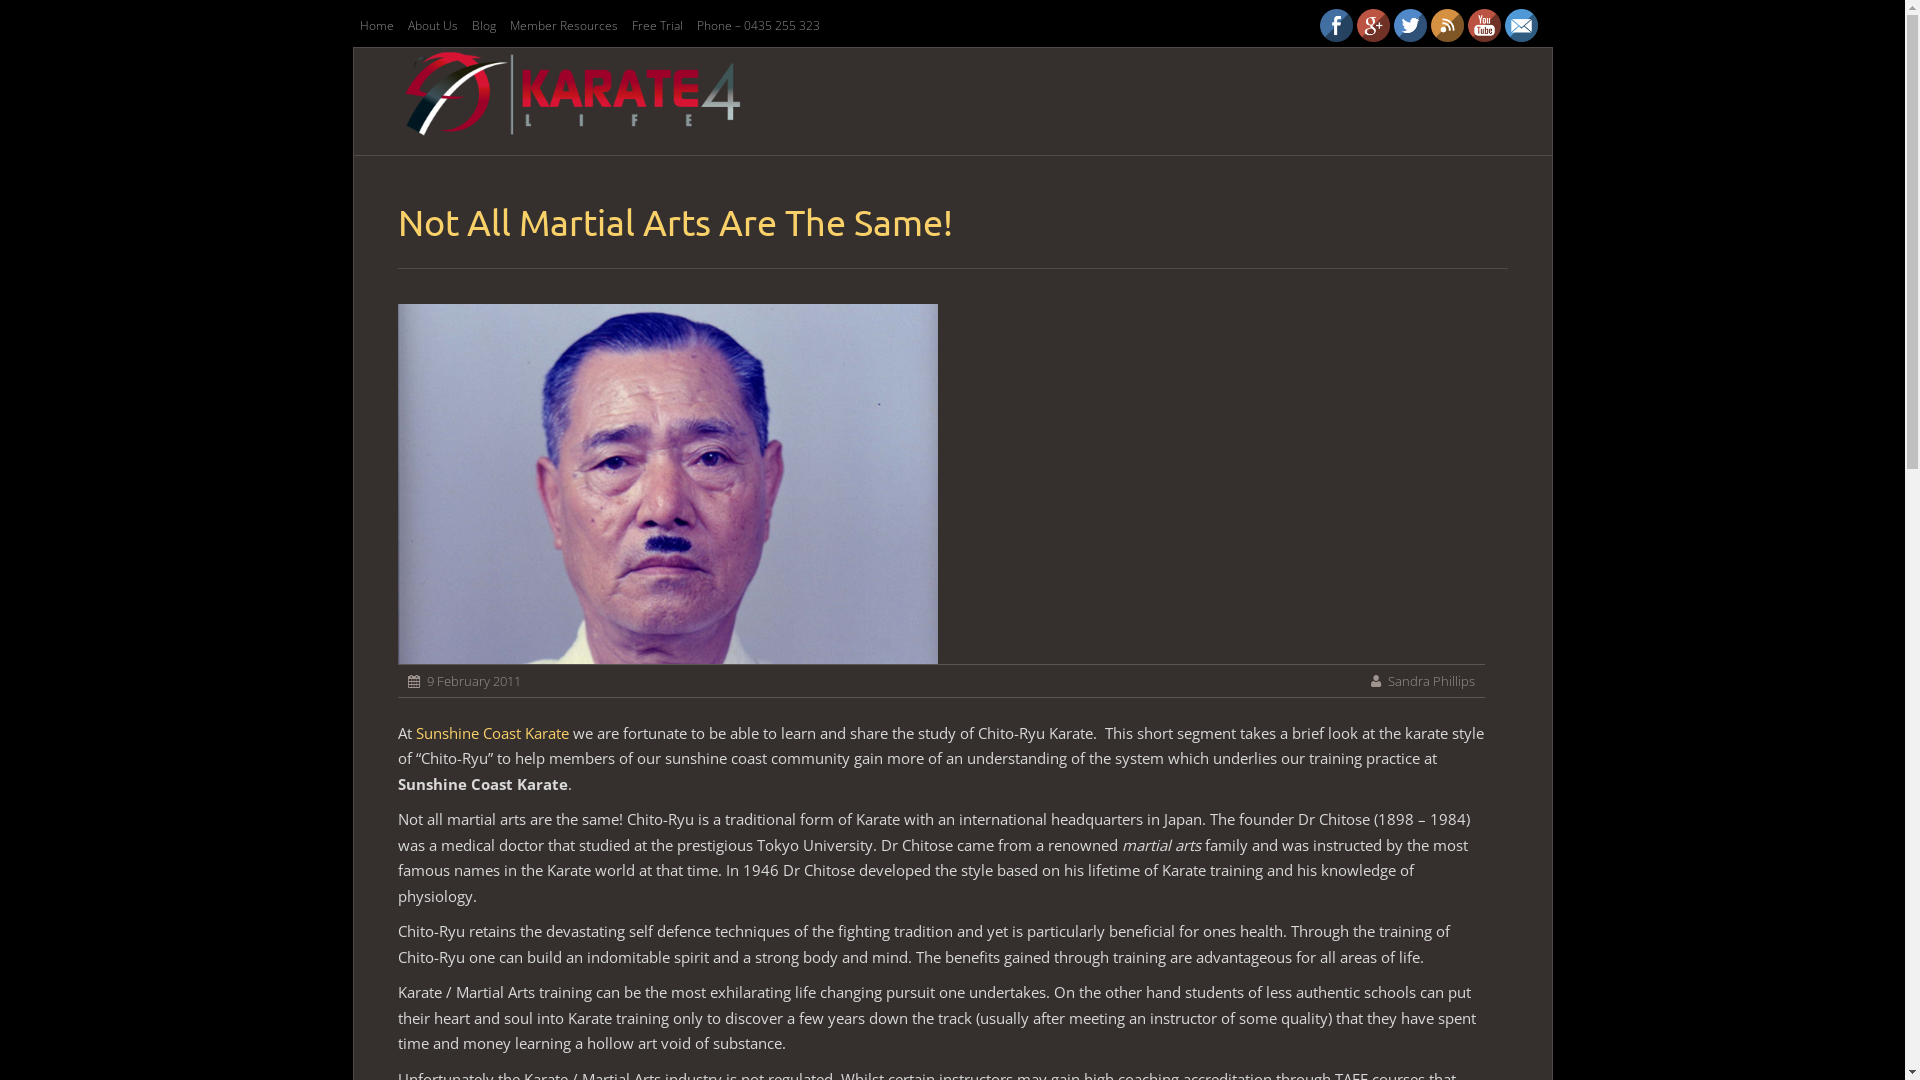 The height and width of the screenshot is (1080, 1920). What do you see at coordinates (1446, 25) in the screenshot?
I see `'Subscribe to RSS Feeds'` at bounding box center [1446, 25].